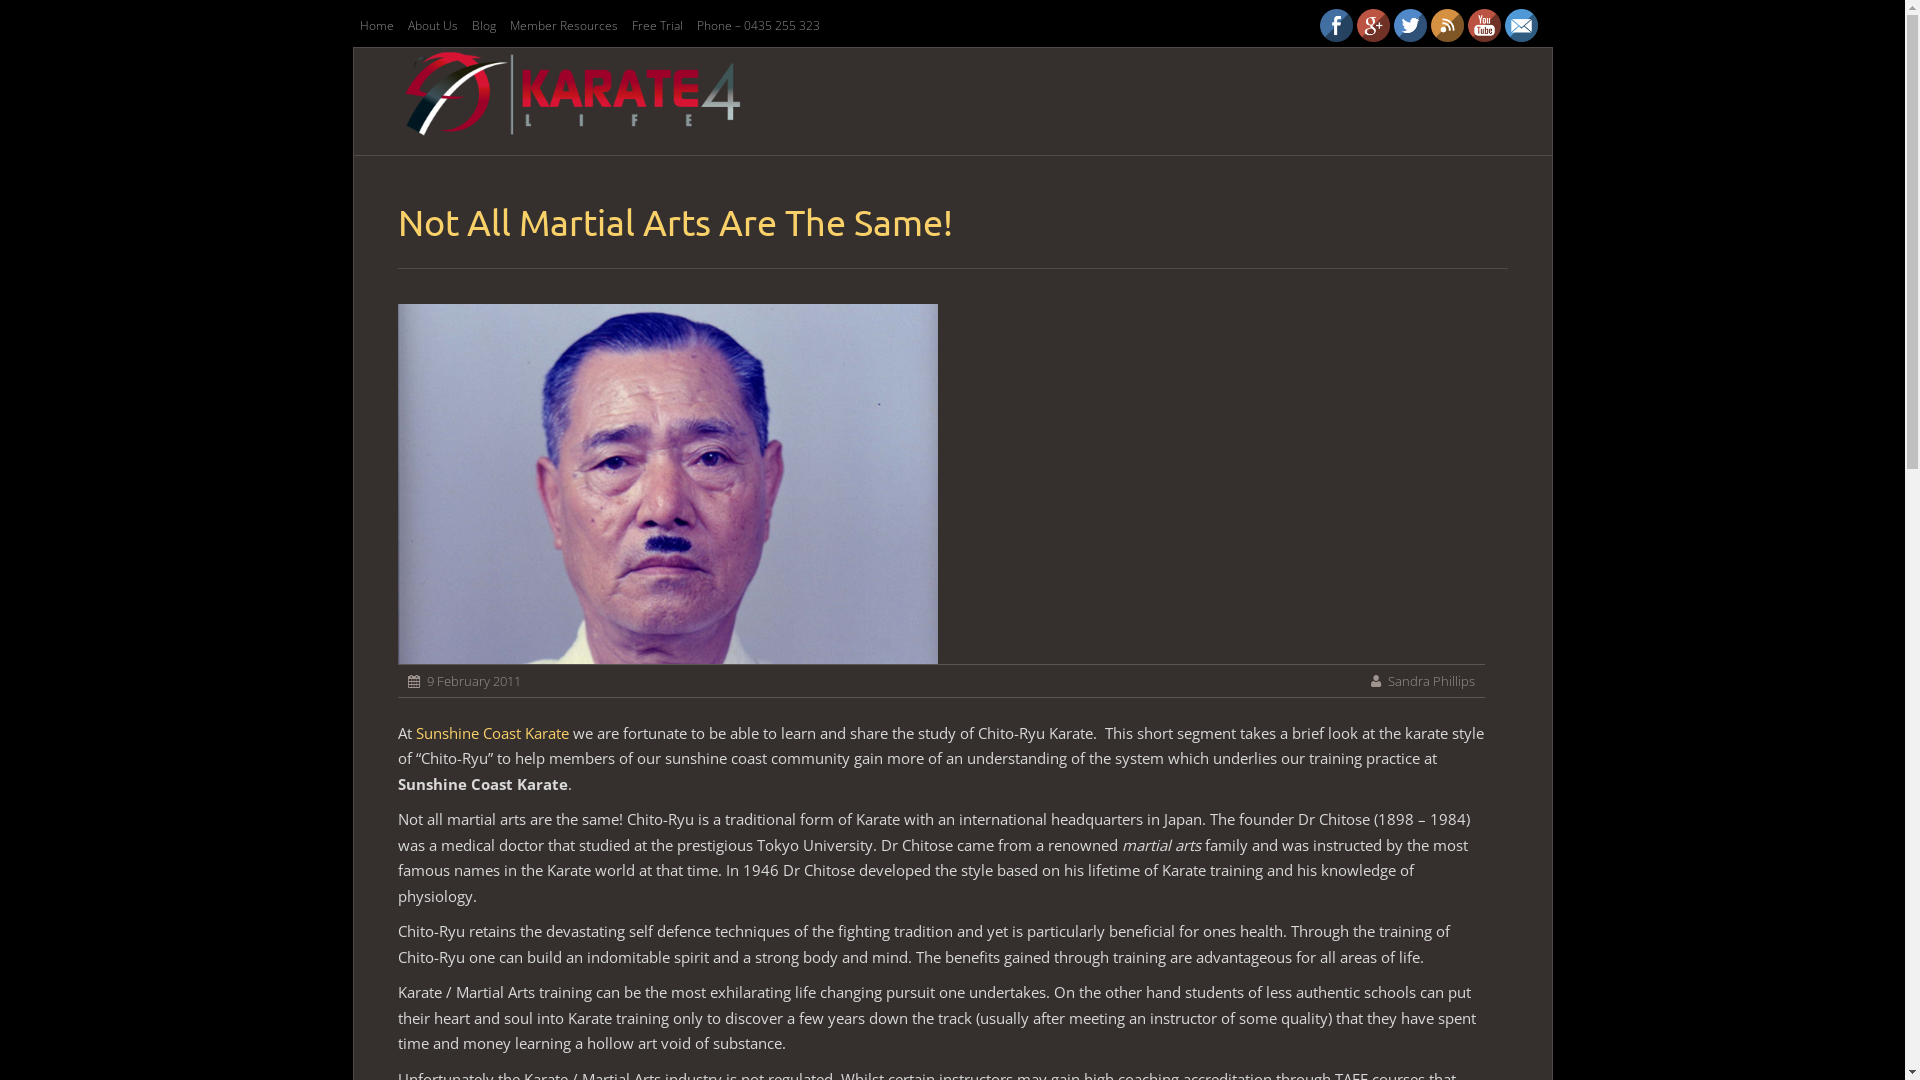 The height and width of the screenshot is (1080, 1920). What do you see at coordinates (1446, 25) in the screenshot?
I see `'Subscribe to RSS Feeds'` at bounding box center [1446, 25].